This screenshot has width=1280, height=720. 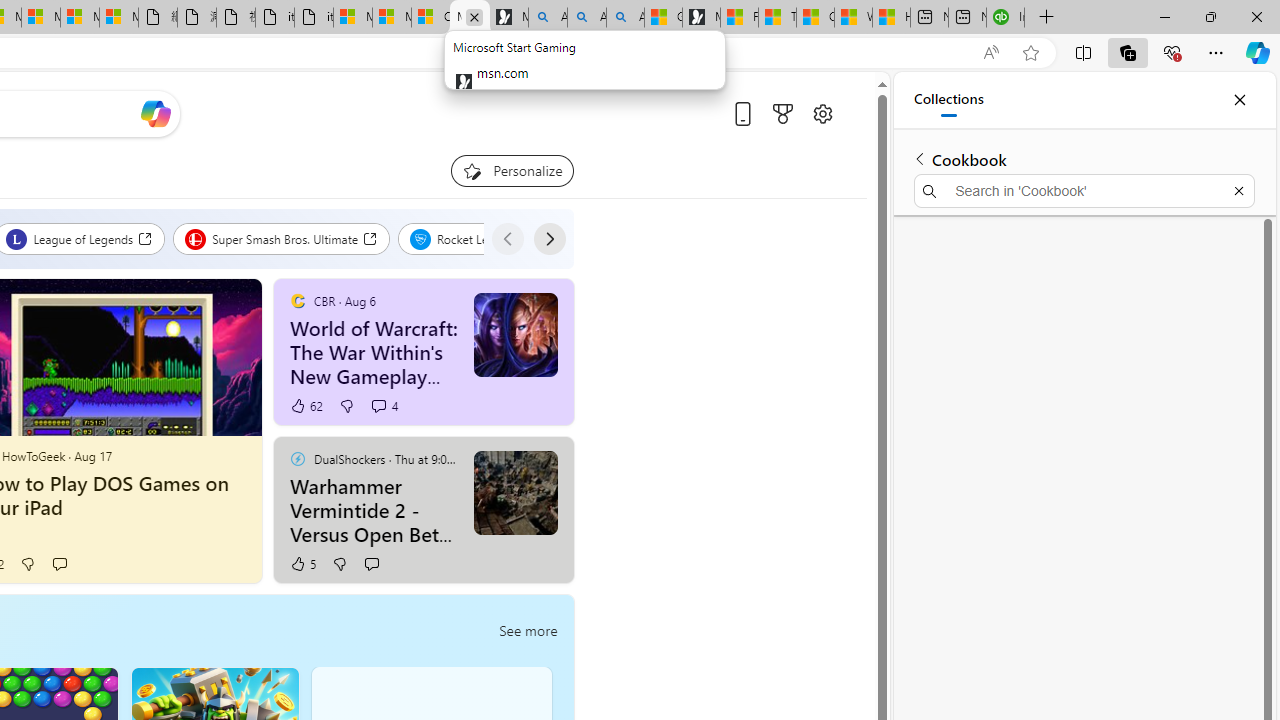 I want to click on 'Previous', so click(x=507, y=238).